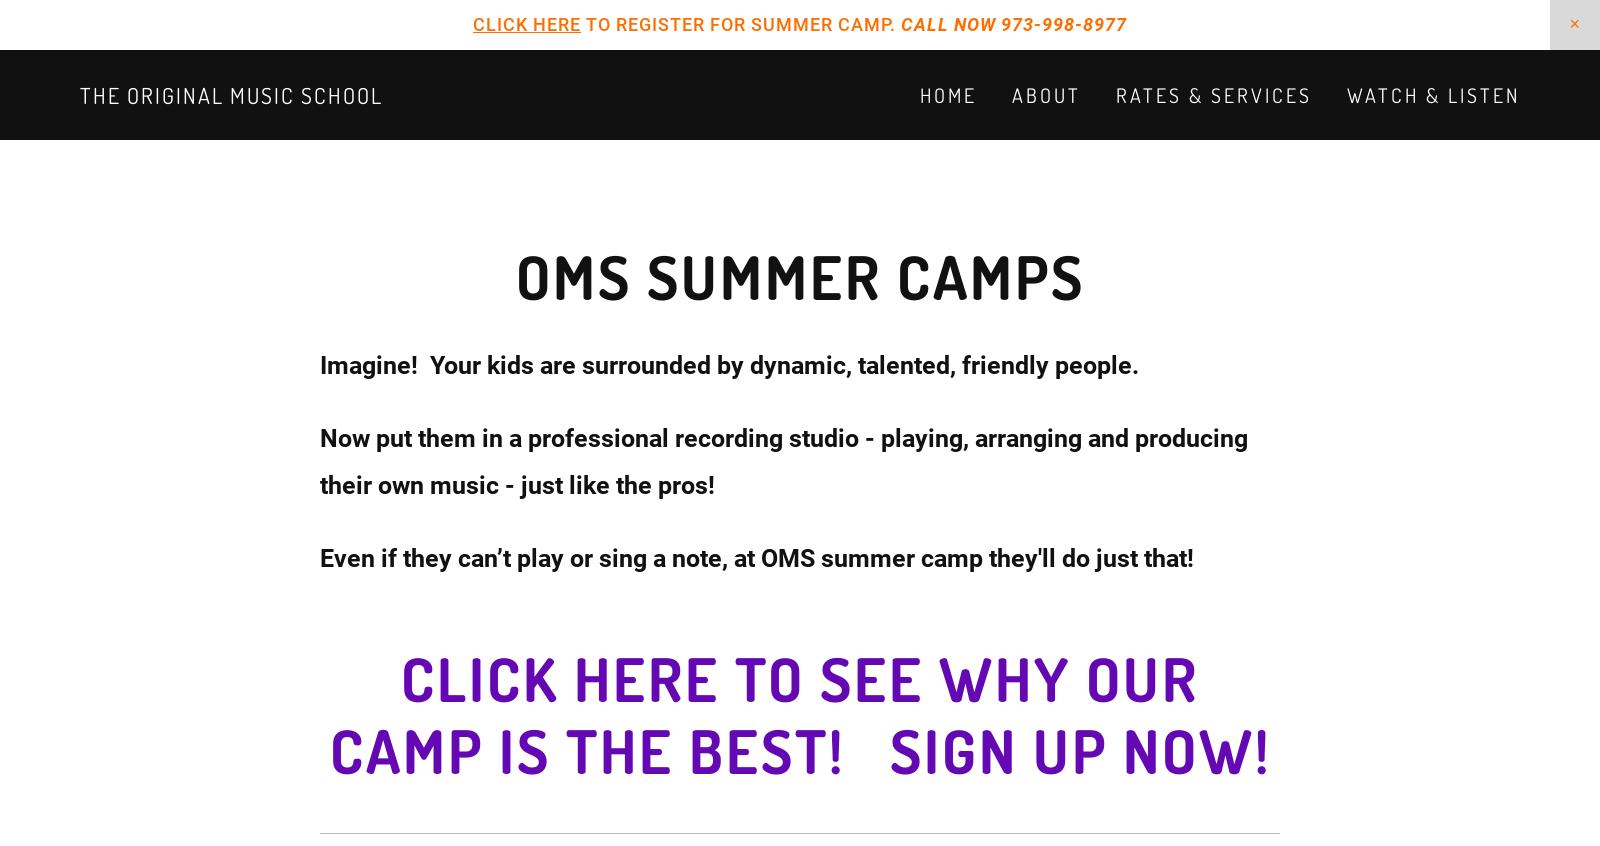 The image size is (1600, 846). Describe the element at coordinates (526, 23) in the screenshot. I see `'CLICK HERE'` at that location.